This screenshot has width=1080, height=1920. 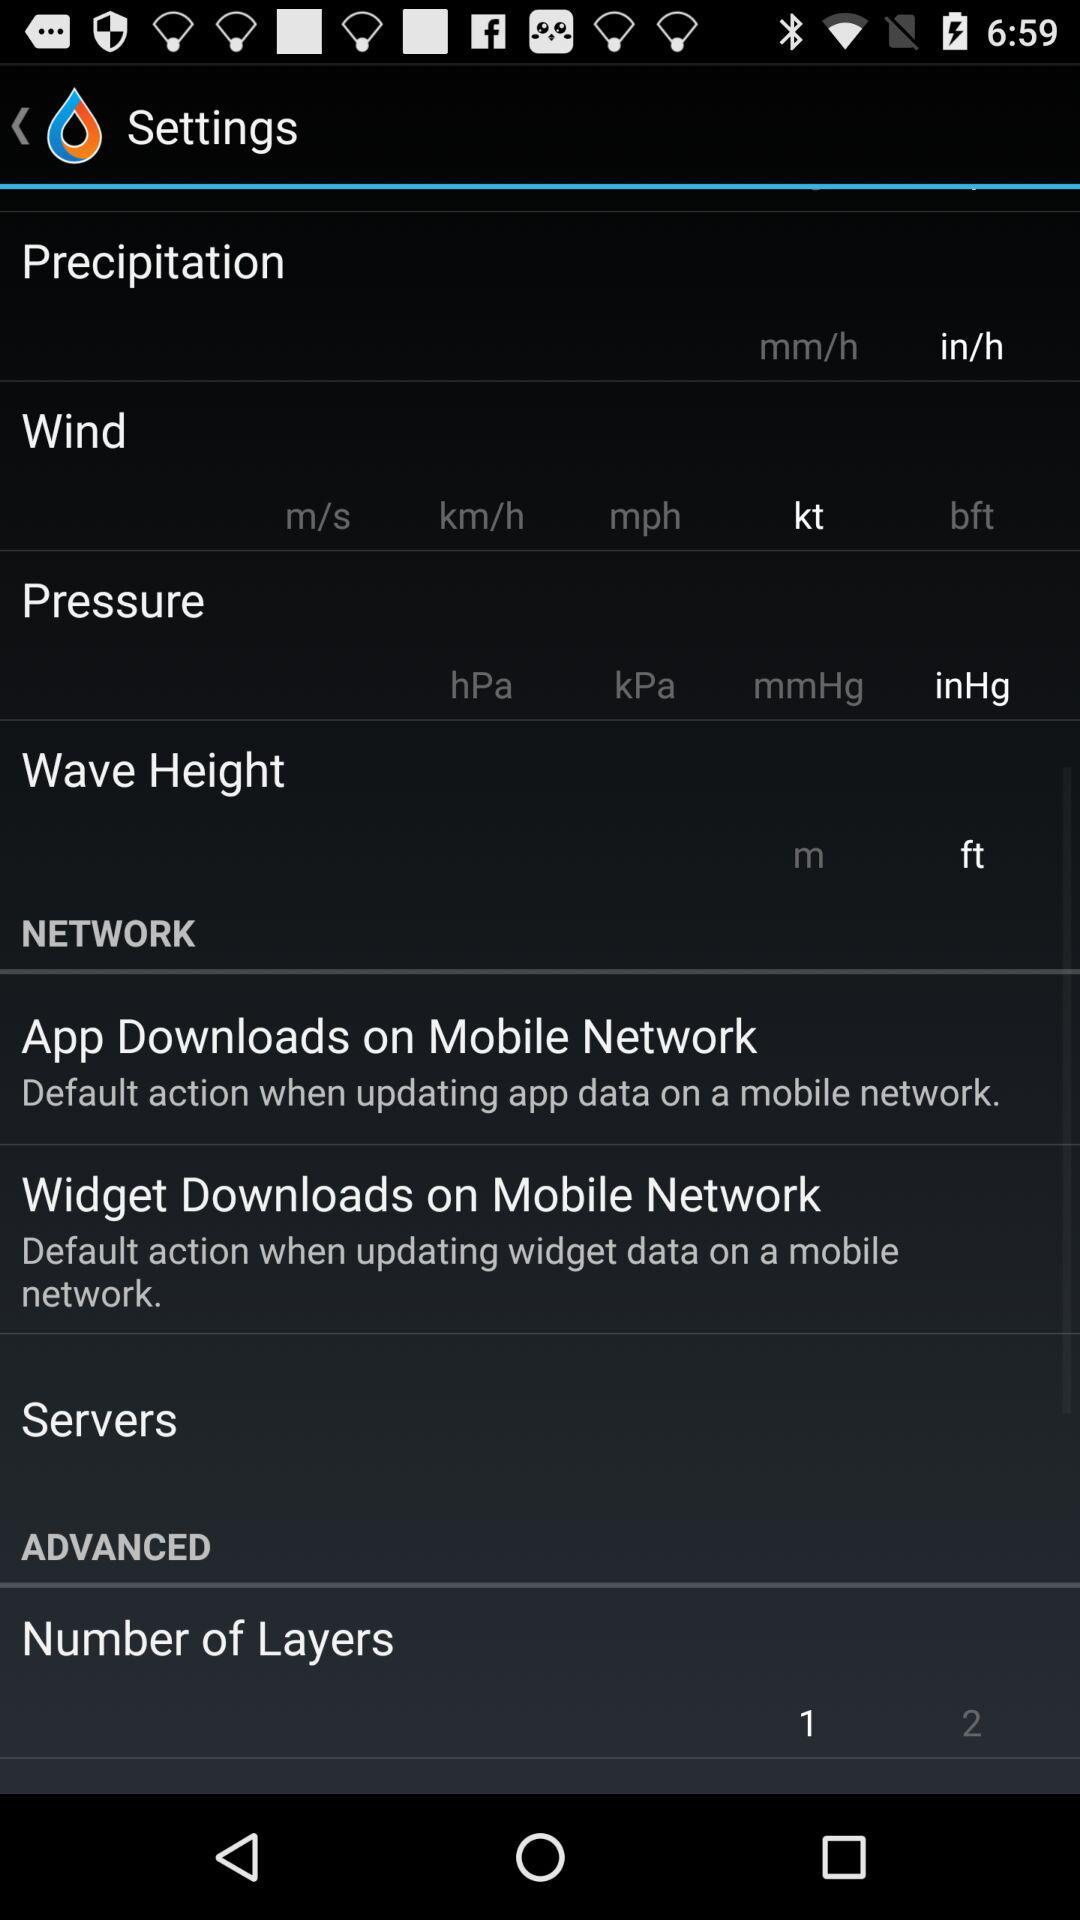 I want to click on the kpa icon, so click(x=644, y=684).